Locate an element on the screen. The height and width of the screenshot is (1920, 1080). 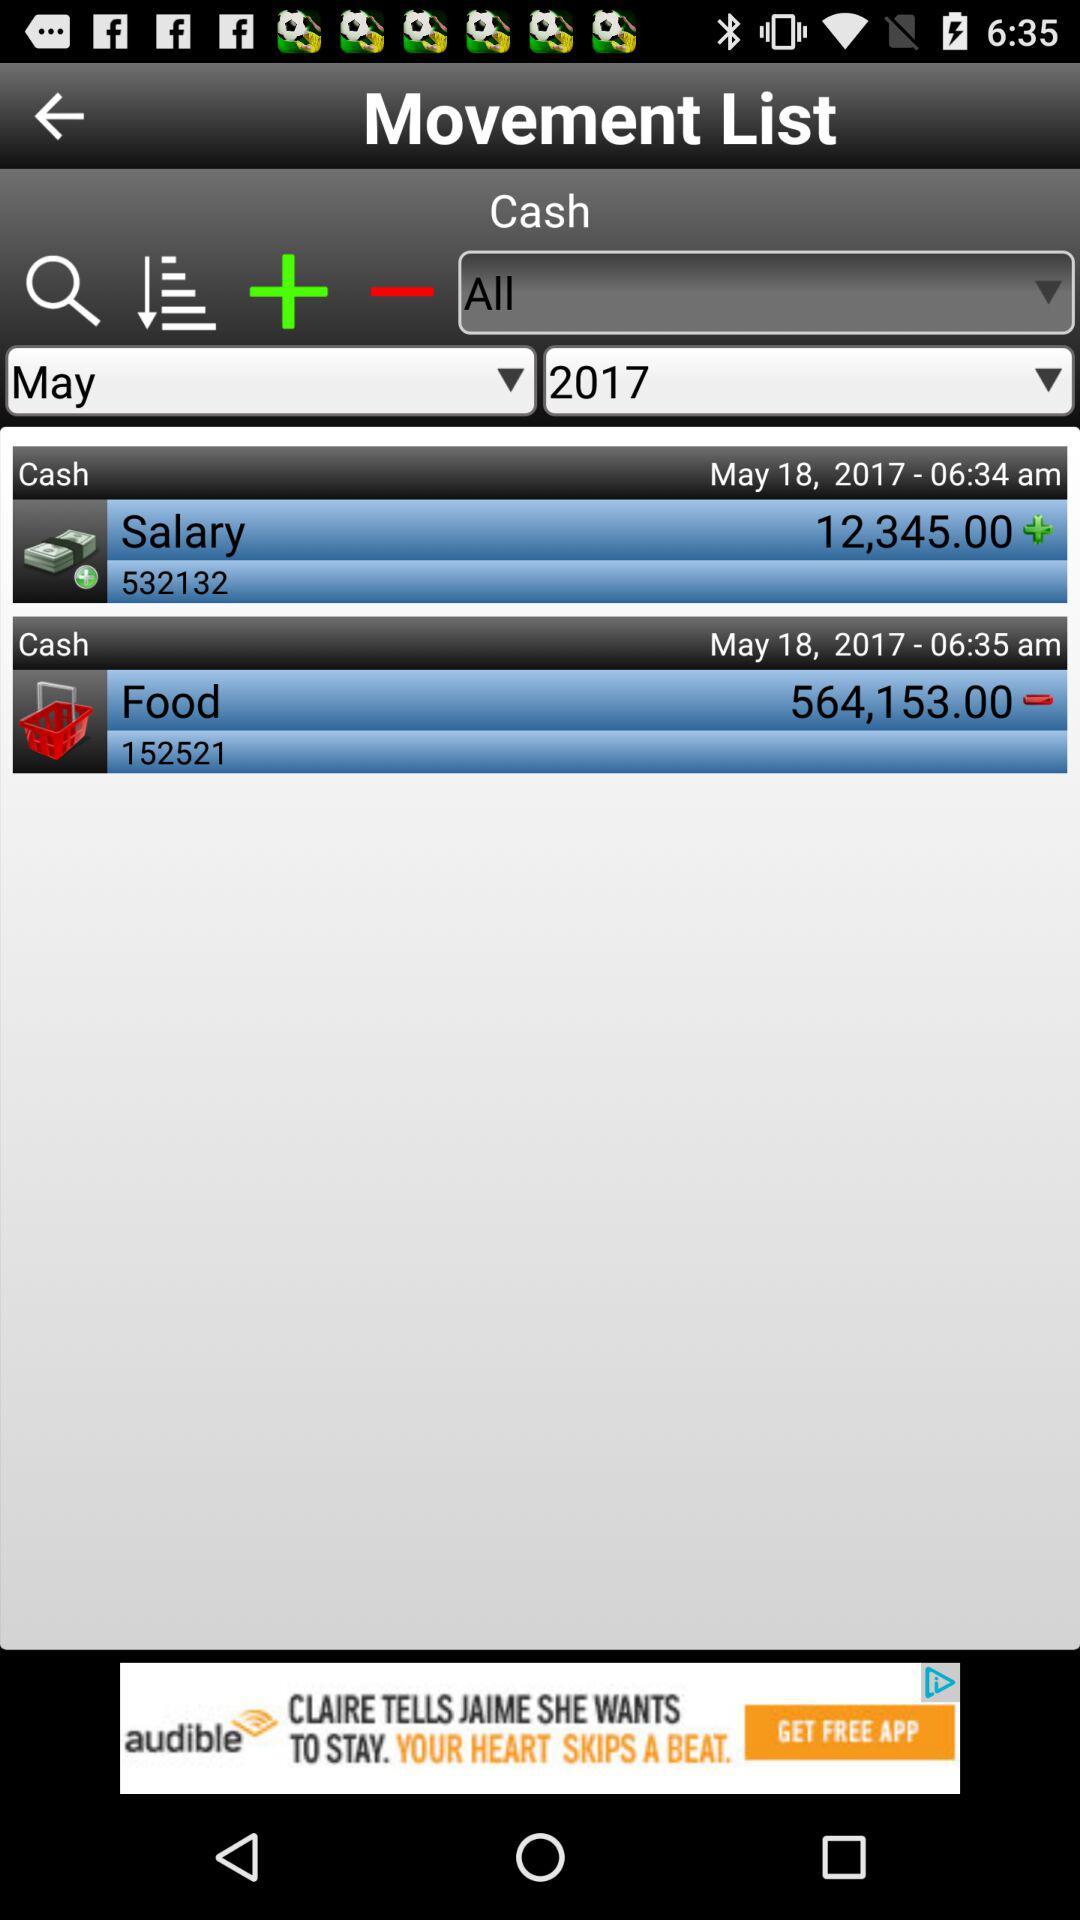
this is an advertisement click on it for more information is located at coordinates (540, 1727).